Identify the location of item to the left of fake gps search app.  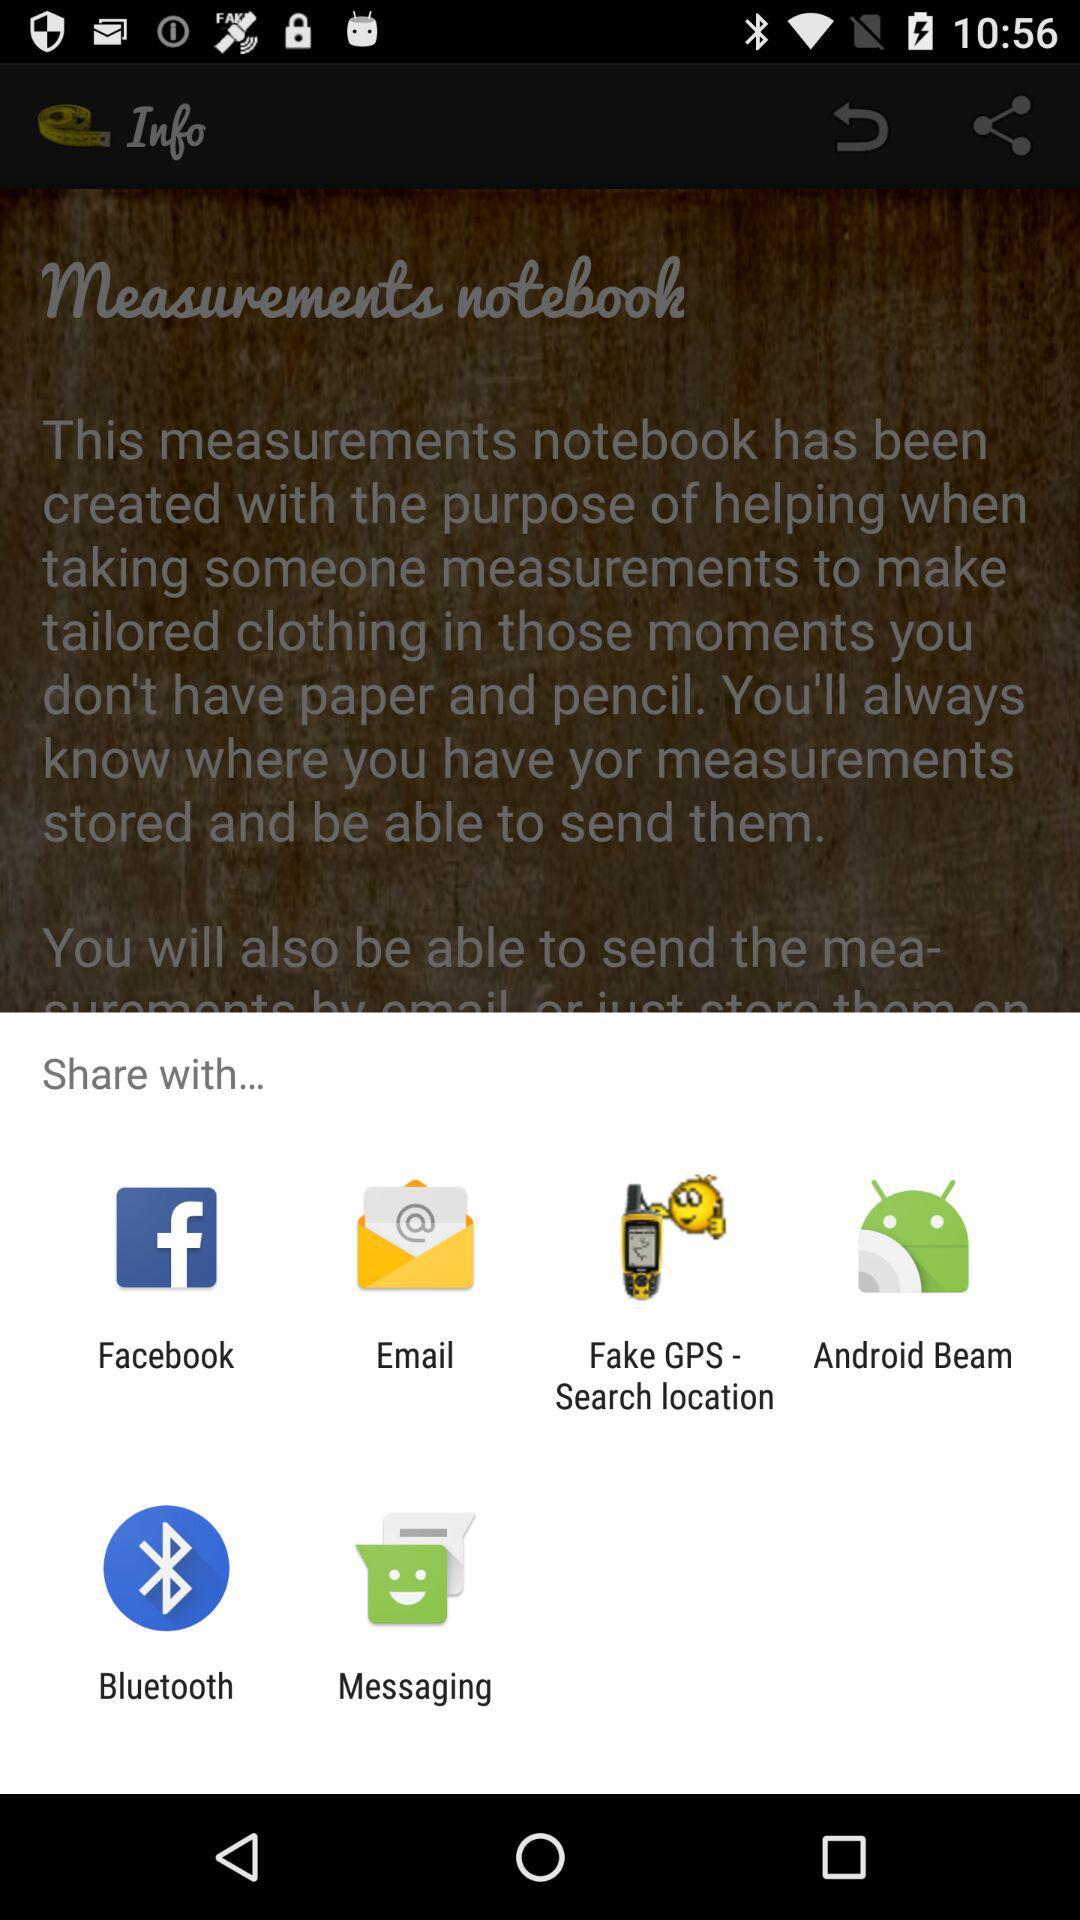
(414, 1374).